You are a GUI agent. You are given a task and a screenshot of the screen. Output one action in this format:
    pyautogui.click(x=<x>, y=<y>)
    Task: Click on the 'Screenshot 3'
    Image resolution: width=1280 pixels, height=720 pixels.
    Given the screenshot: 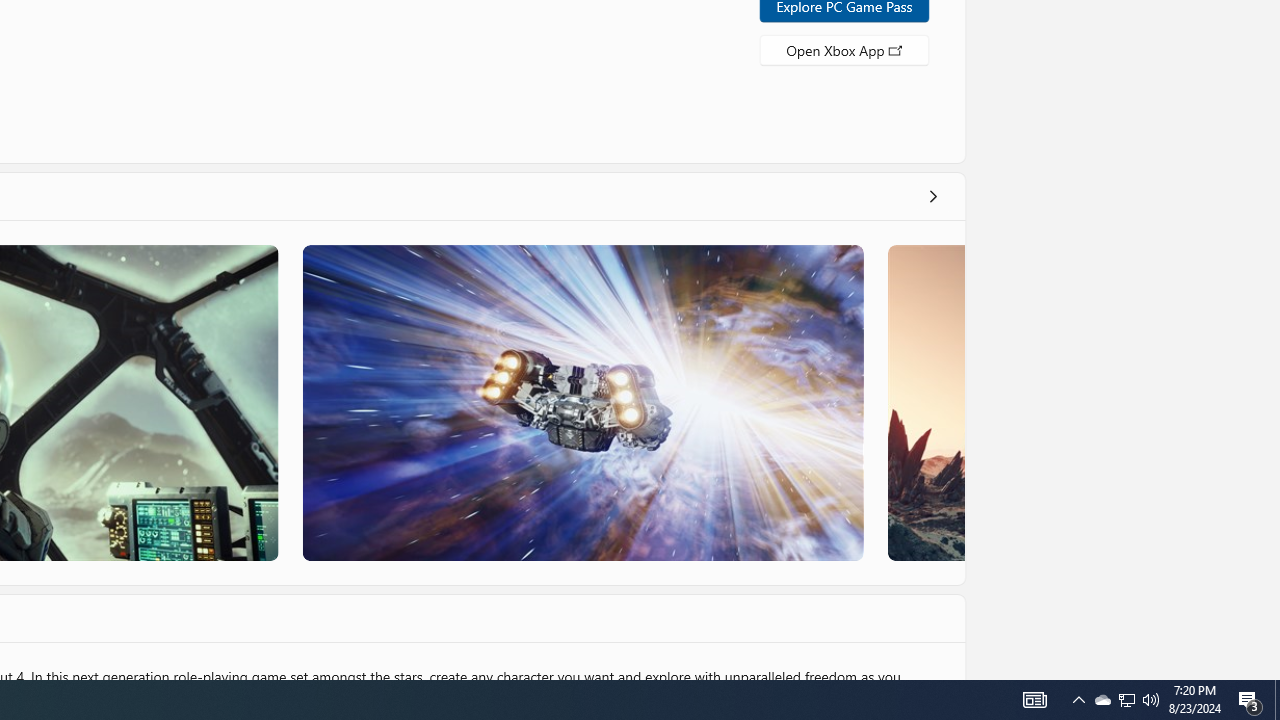 What is the action you would take?
    pyautogui.click(x=581, y=402)
    